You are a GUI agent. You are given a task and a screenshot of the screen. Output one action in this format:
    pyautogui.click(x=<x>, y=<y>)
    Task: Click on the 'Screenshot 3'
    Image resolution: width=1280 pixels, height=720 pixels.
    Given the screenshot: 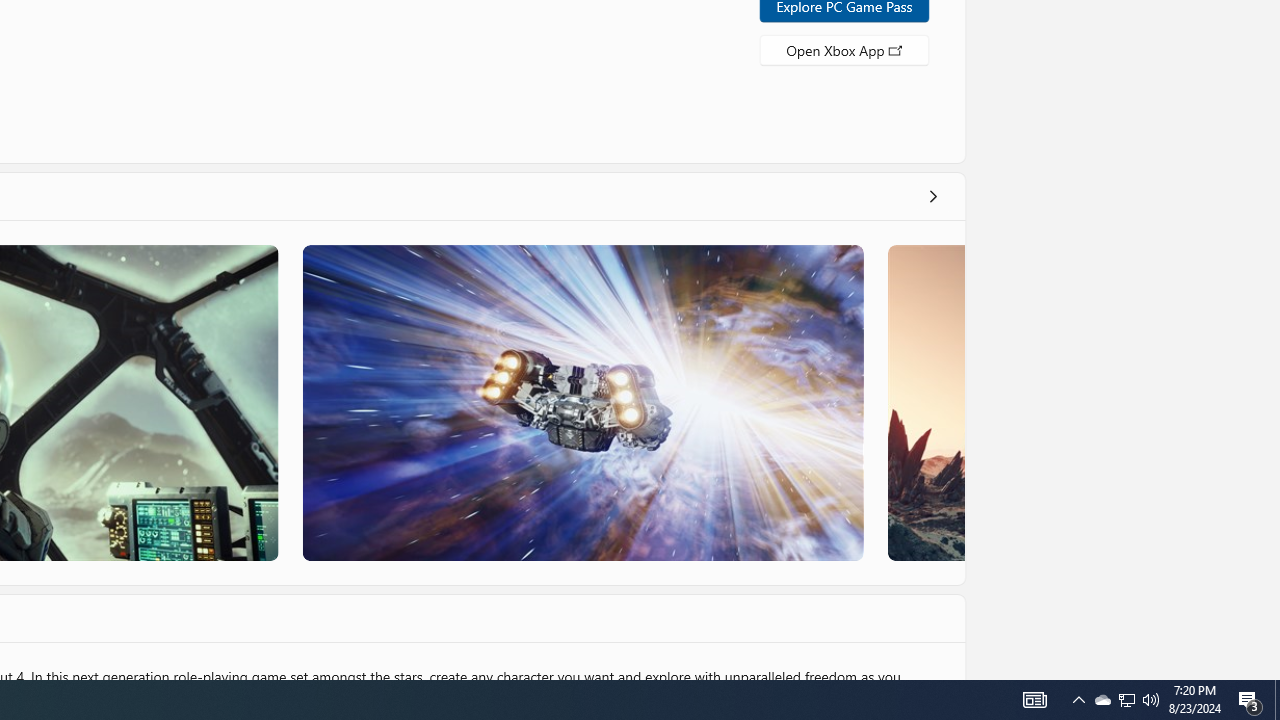 What is the action you would take?
    pyautogui.click(x=581, y=402)
    